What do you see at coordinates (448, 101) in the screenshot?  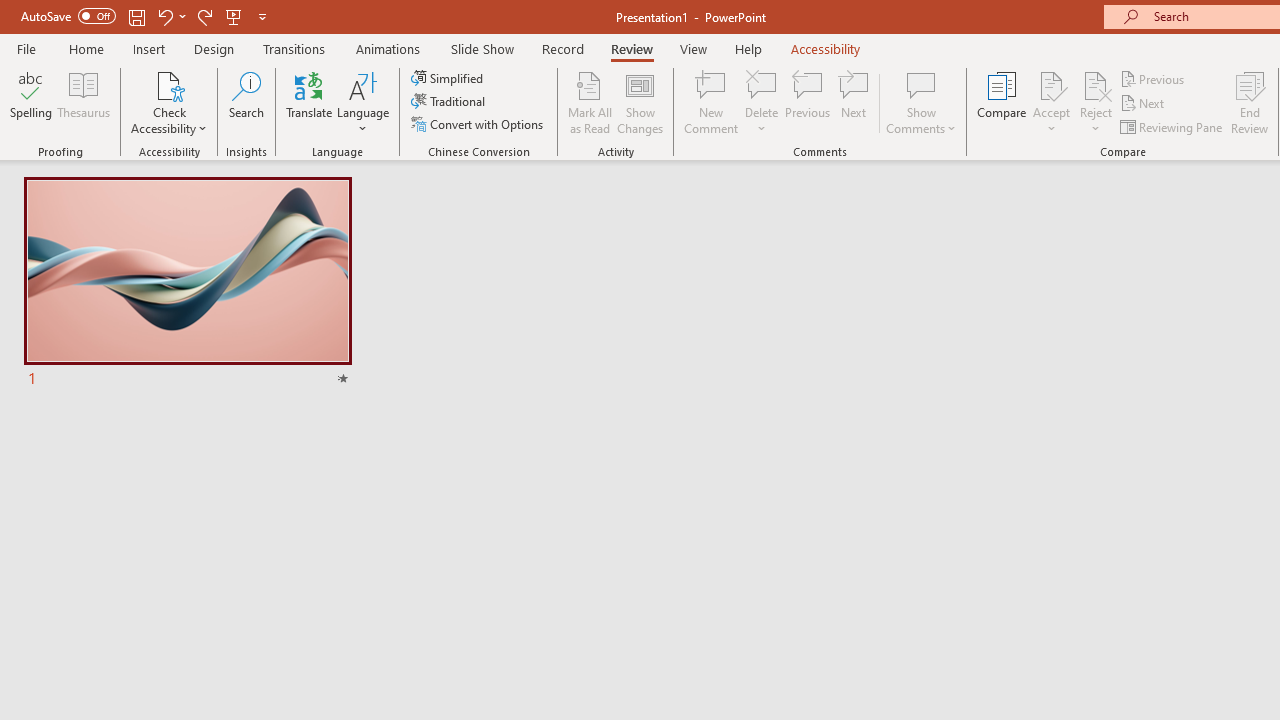 I see `'Traditional'` at bounding box center [448, 101].